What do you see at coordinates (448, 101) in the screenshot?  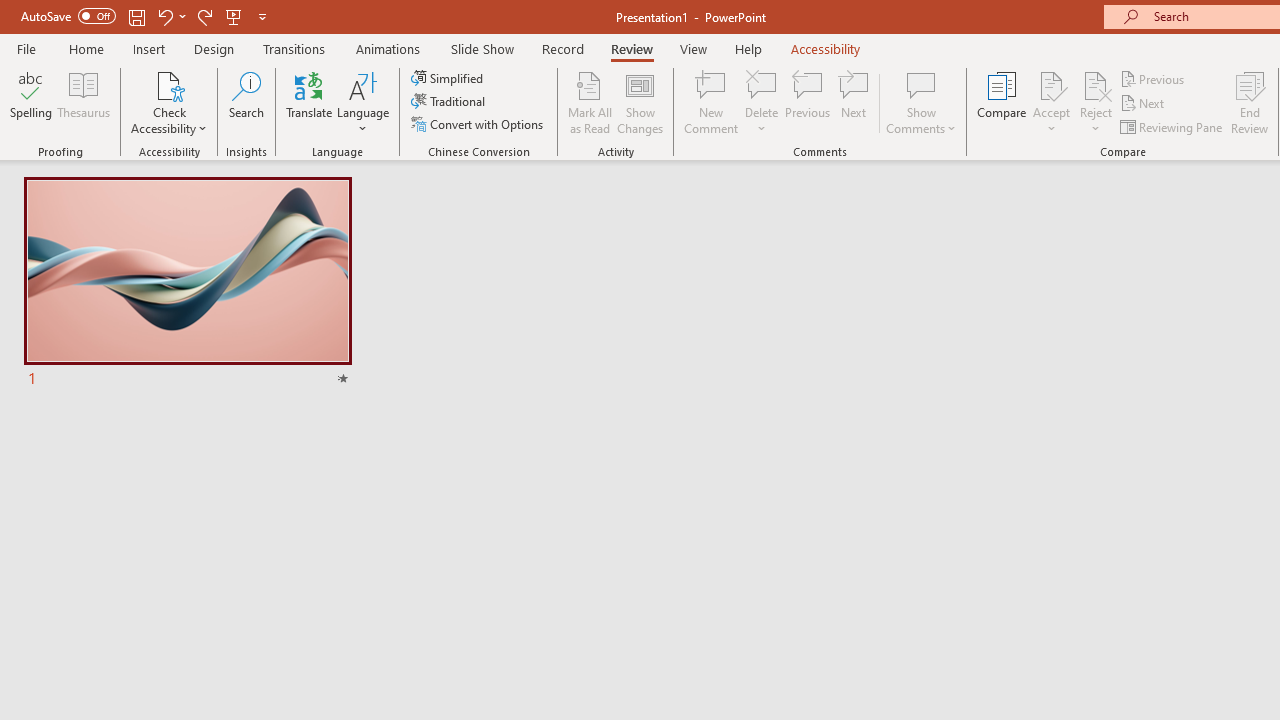 I see `'Traditional'` at bounding box center [448, 101].